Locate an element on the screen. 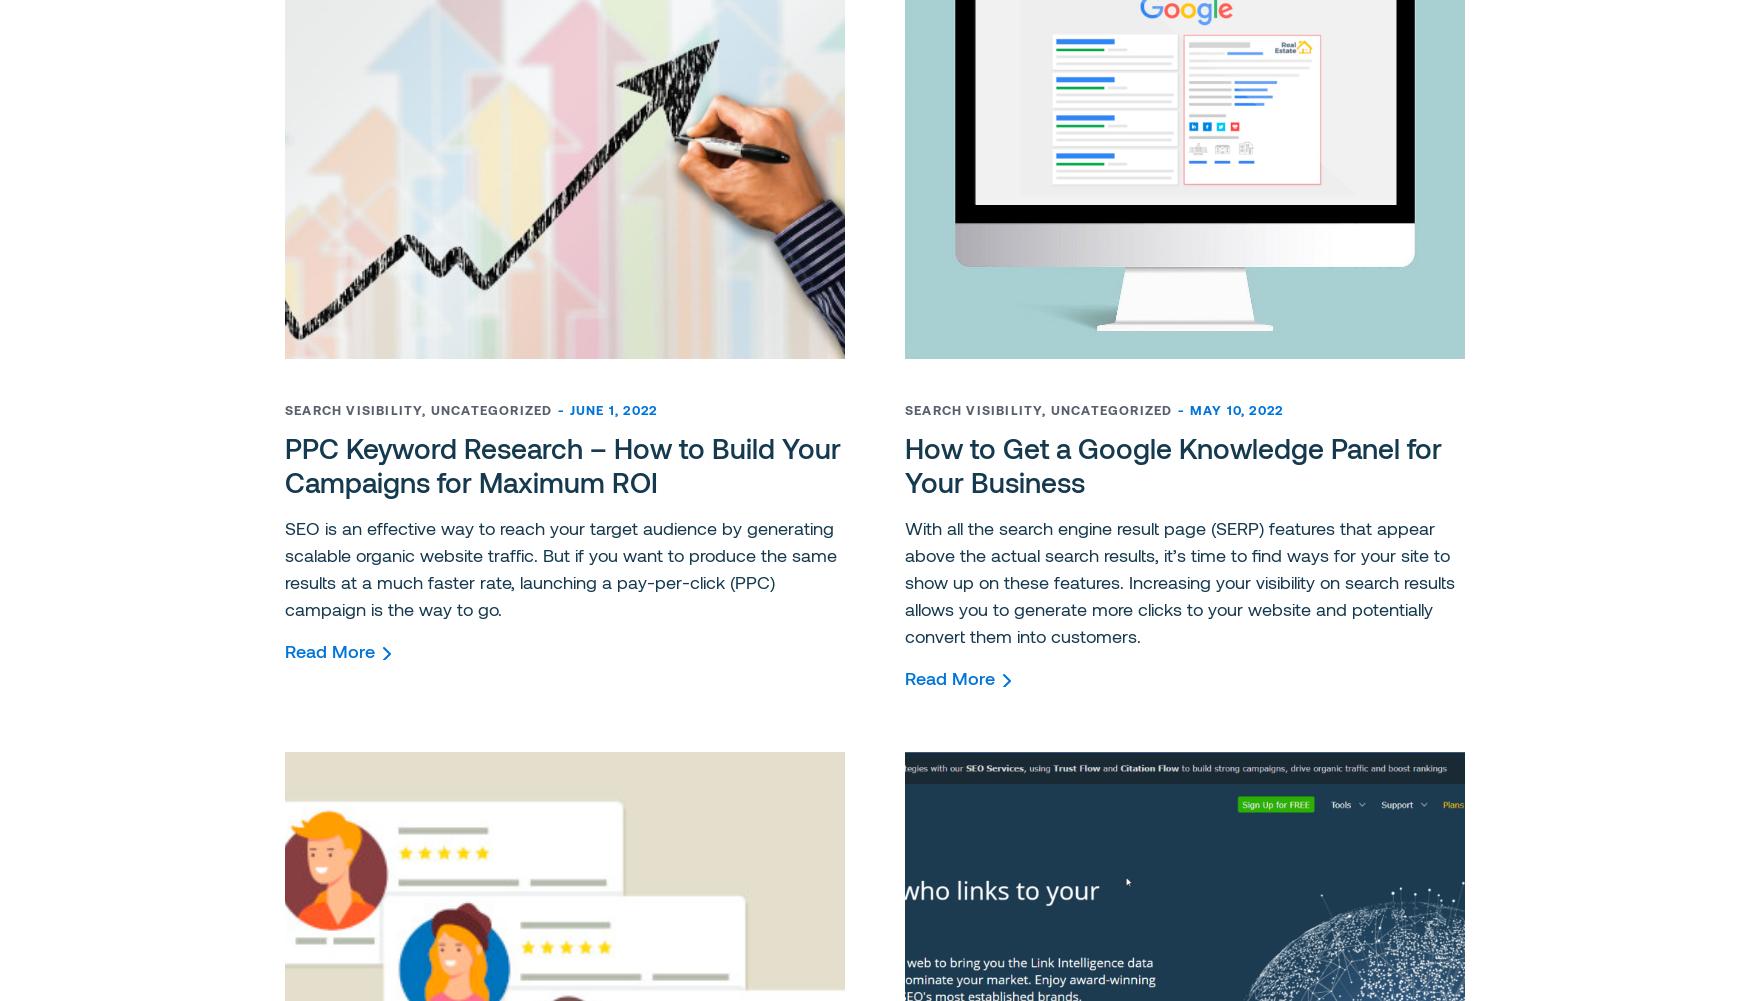 The width and height of the screenshot is (1750, 1001). 'May 10, 2022' is located at coordinates (1236, 409).